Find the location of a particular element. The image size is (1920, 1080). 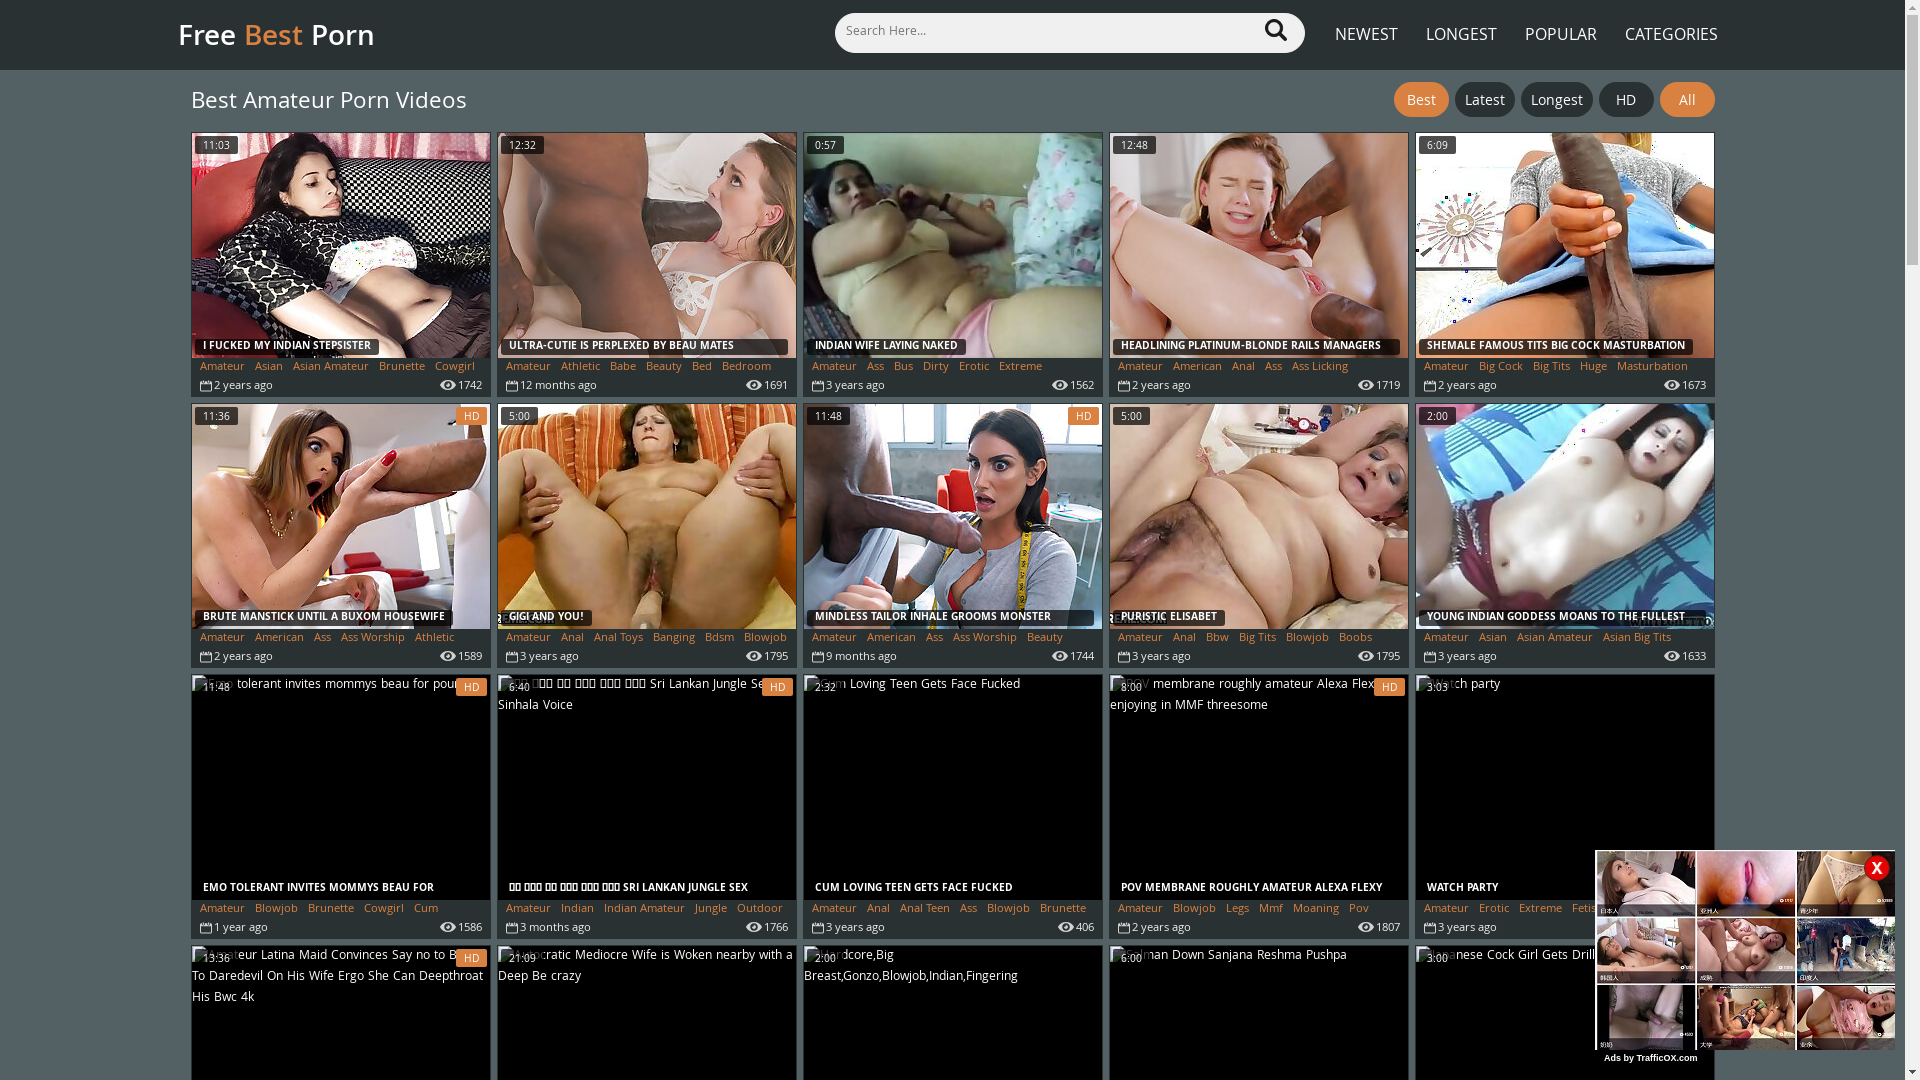

'CATEGORIES' is located at coordinates (1670, 23).